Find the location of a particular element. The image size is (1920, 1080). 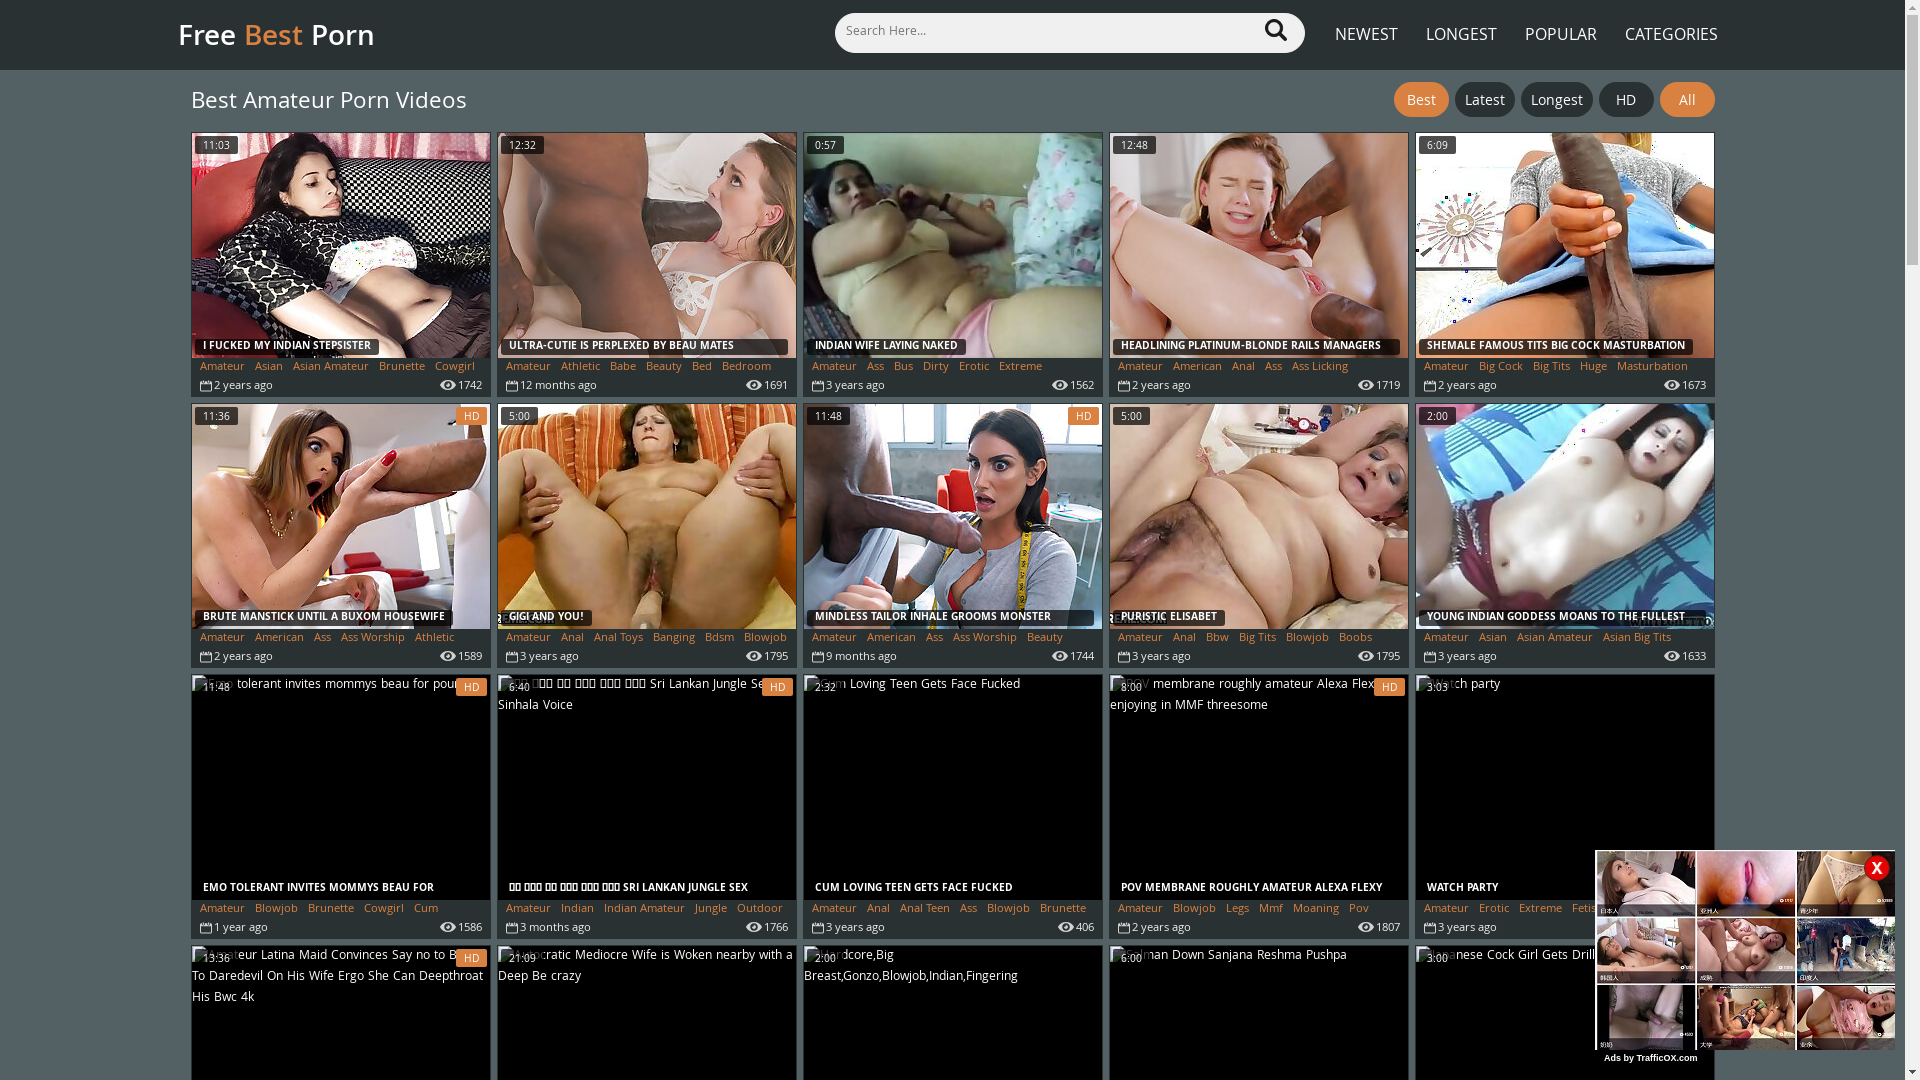

'CATEGORIES' is located at coordinates (1670, 23).